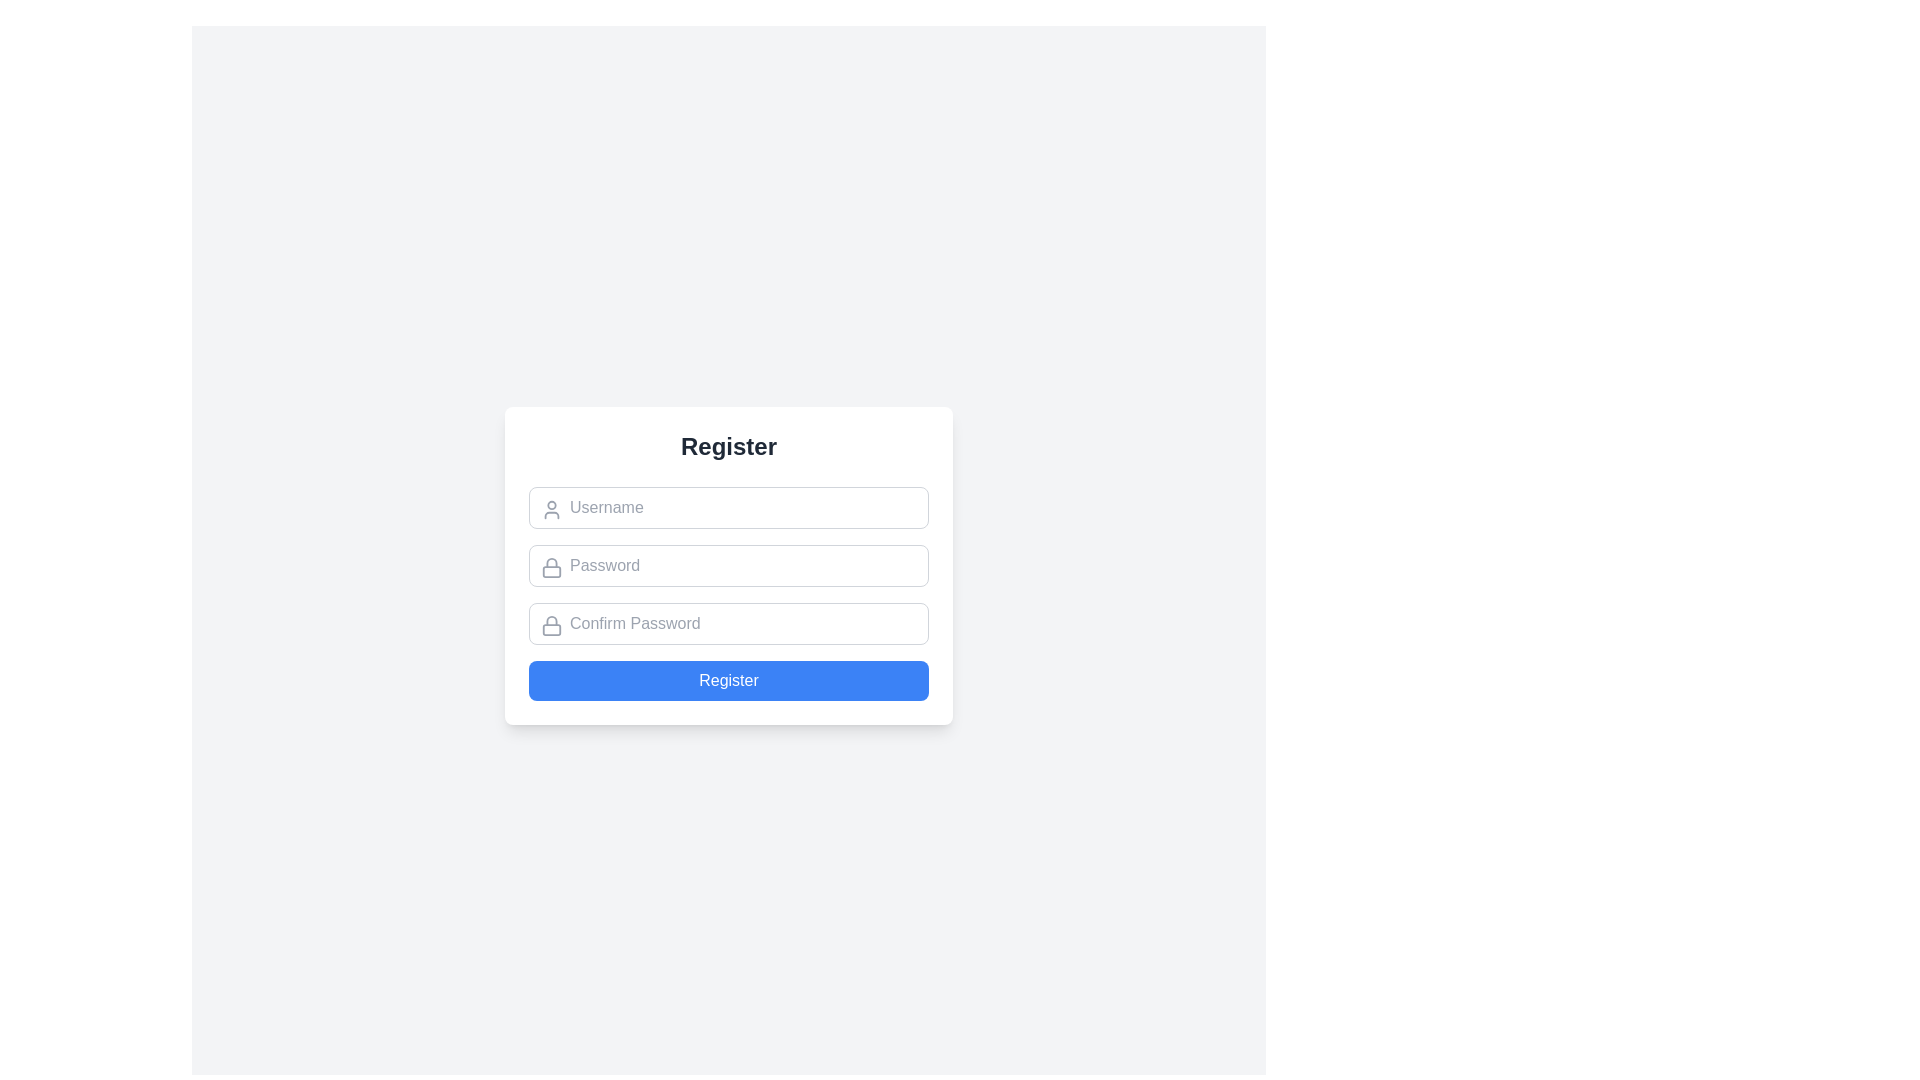 Image resolution: width=1920 pixels, height=1080 pixels. I want to click on the 'Register' button, so click(728, 680).